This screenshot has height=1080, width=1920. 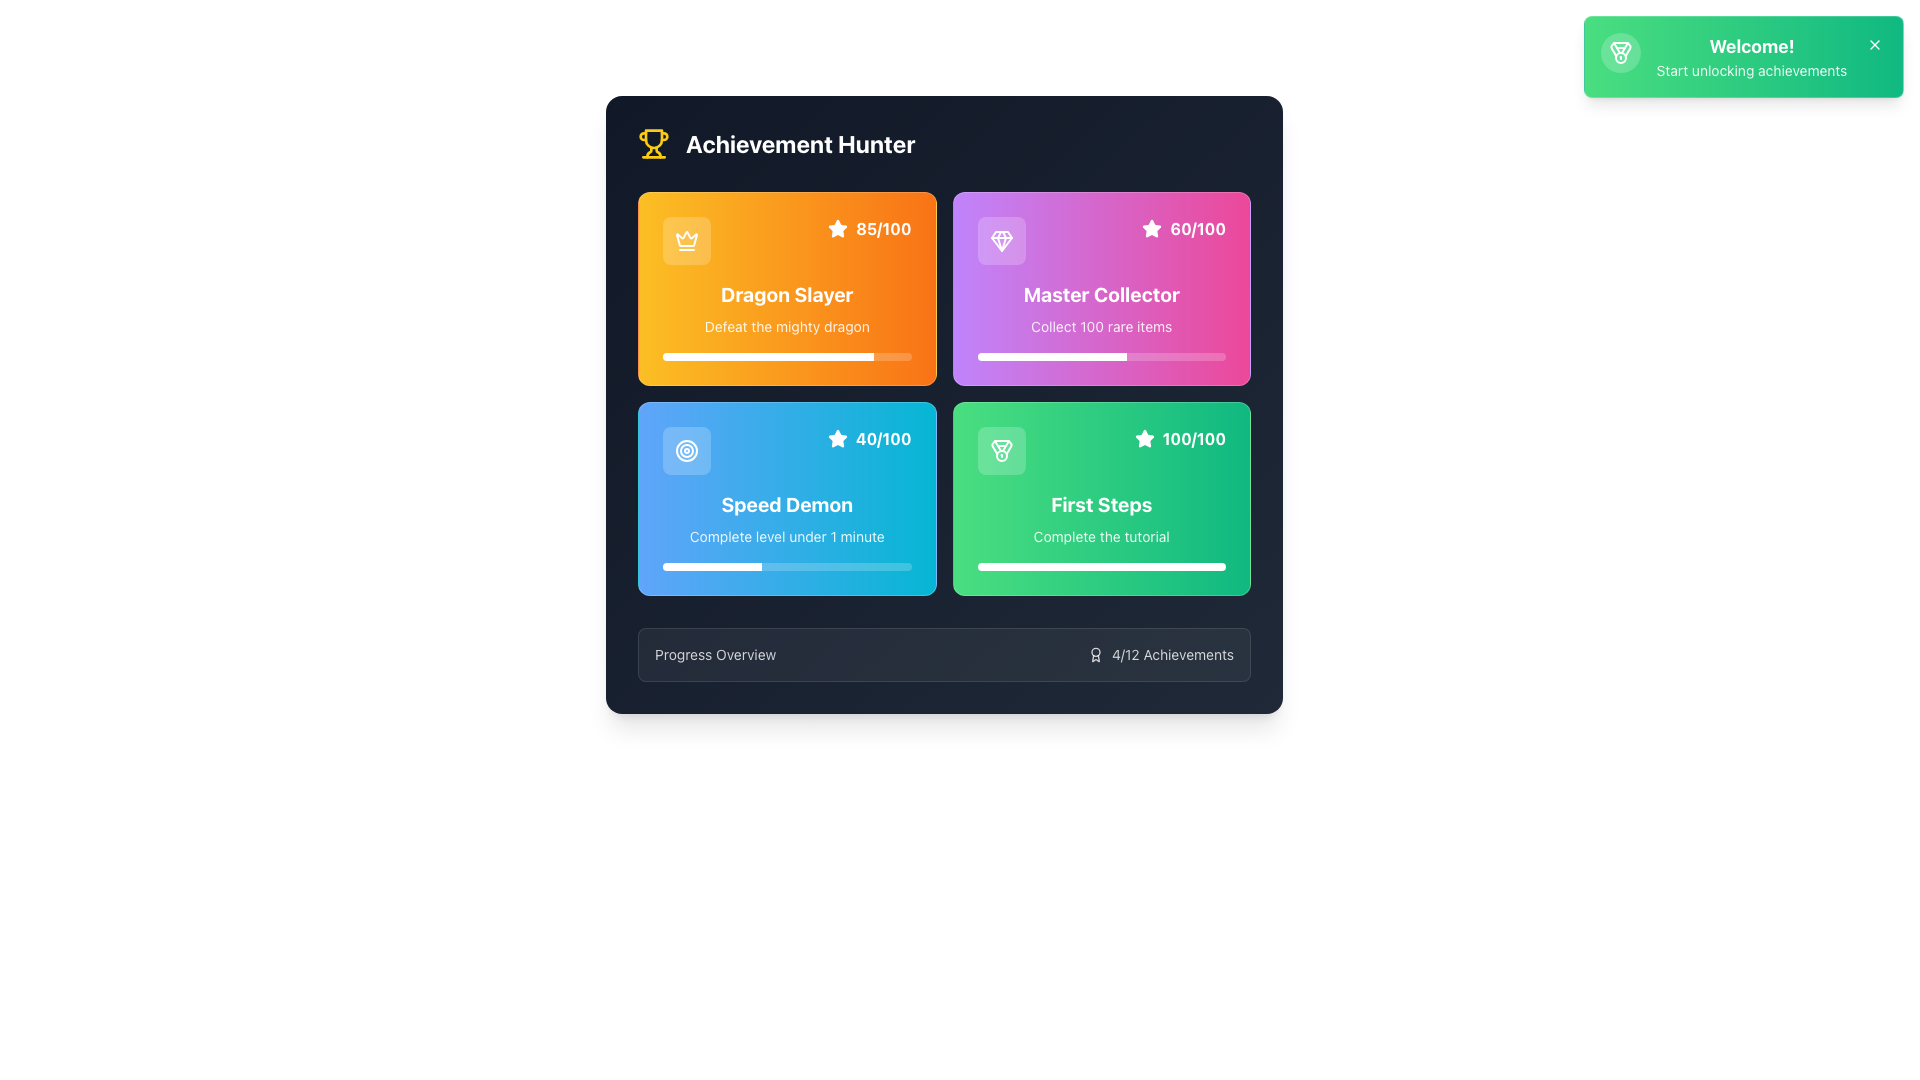 I want to click on informational text label located under the heading 'Welcome!' in the green notification card, so click(x=1751, y=69).